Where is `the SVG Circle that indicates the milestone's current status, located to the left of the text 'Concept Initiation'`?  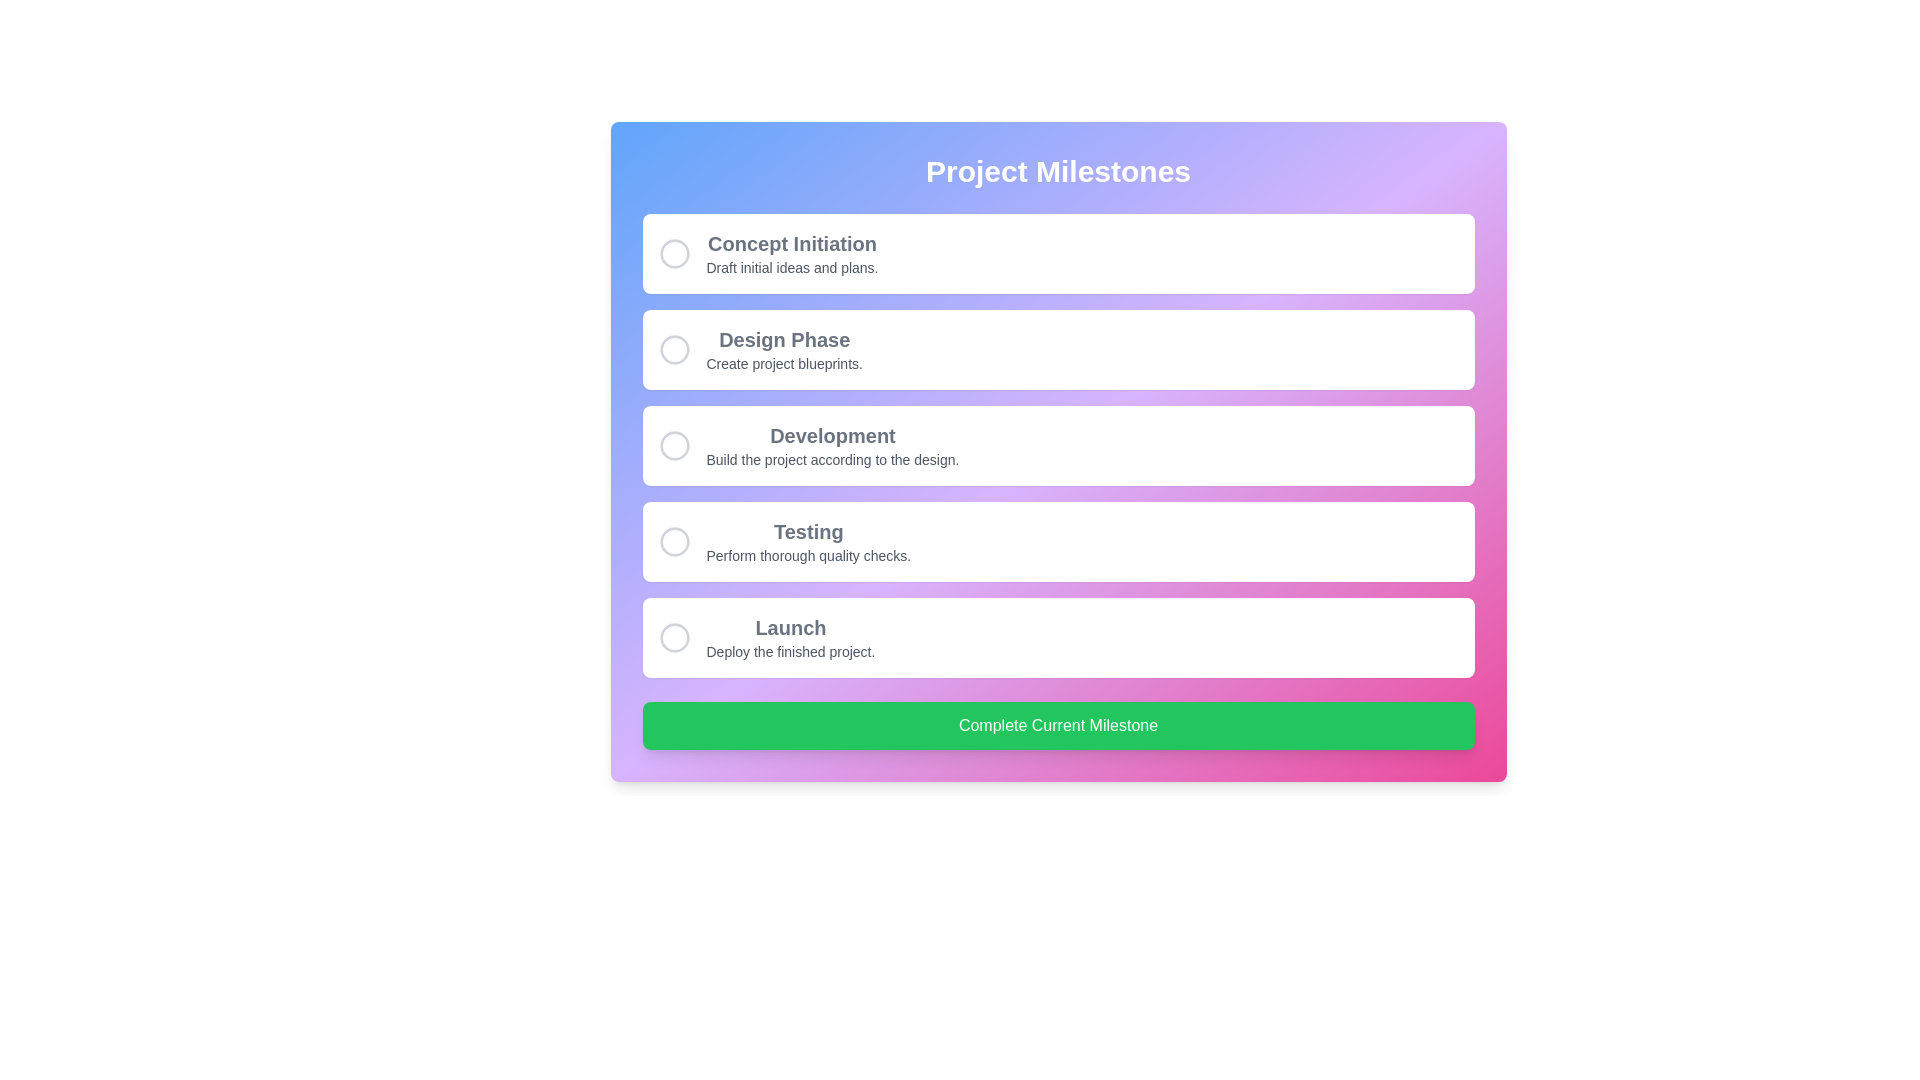
the SVG Circle that indicates the milestone's current status, located to the left of the text 'Concept Initiation' is located at coordinates (674, 253).